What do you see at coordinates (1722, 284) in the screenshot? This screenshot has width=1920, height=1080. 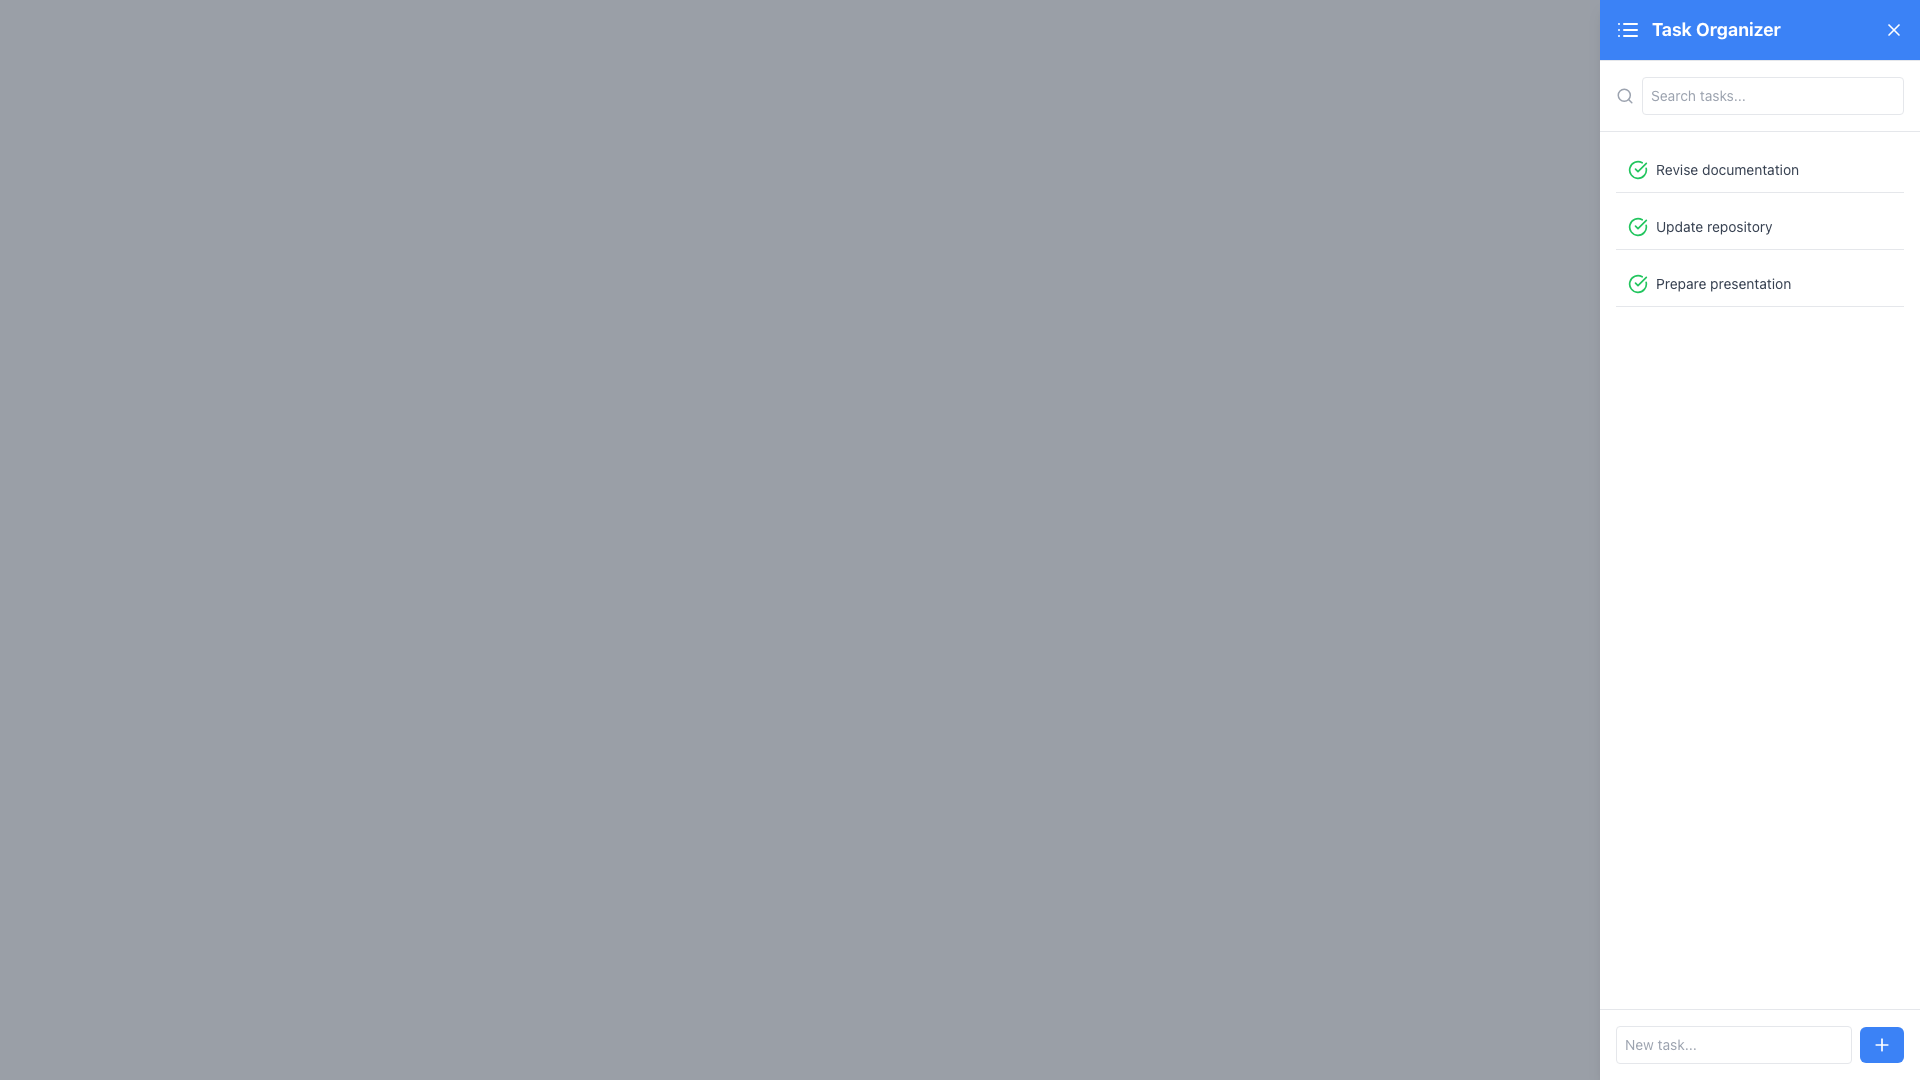 I see `the text label displaying 'Prepare presentation', which is the third item in a vertical list of tasks` at bounding box center [1722, 284].